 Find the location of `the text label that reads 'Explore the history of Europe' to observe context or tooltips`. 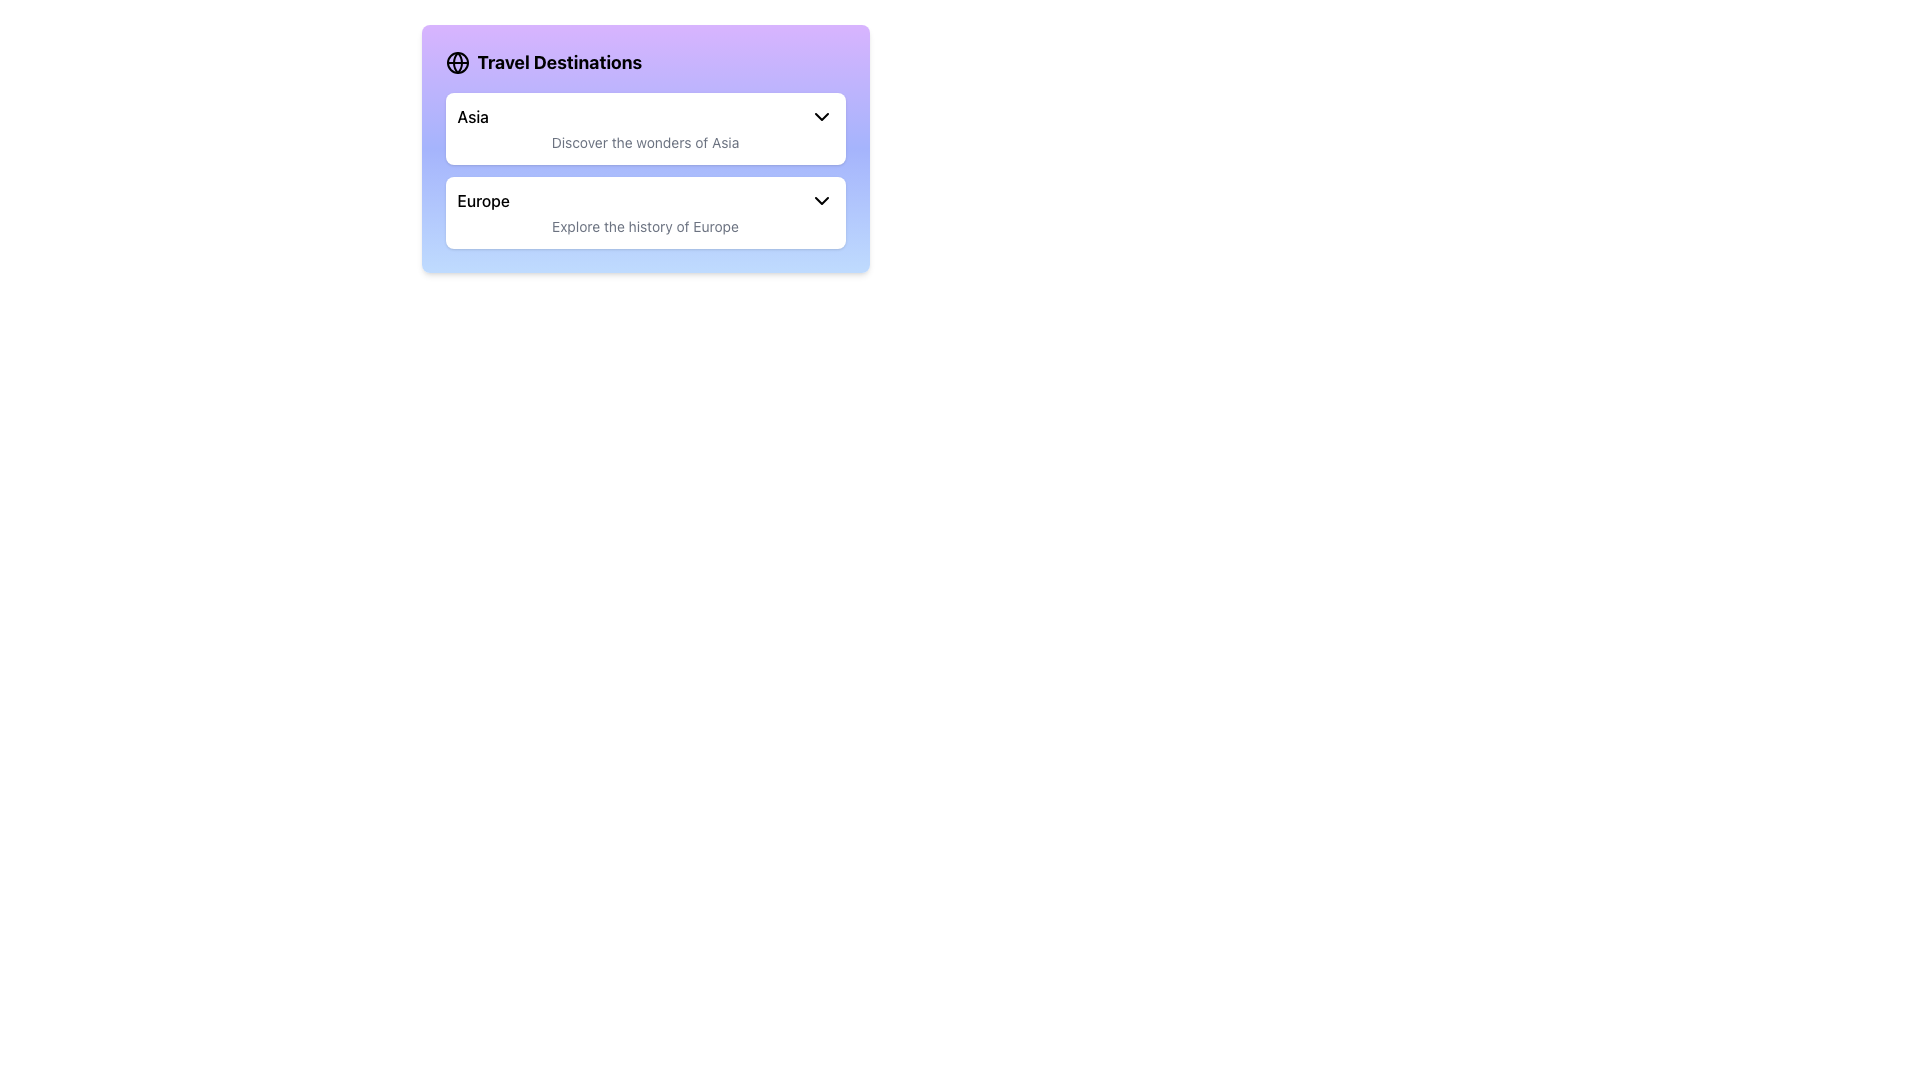

the text label that reads 'Explore the history of Europe' to observe context or tooltips is located at coordinates (645, 226).